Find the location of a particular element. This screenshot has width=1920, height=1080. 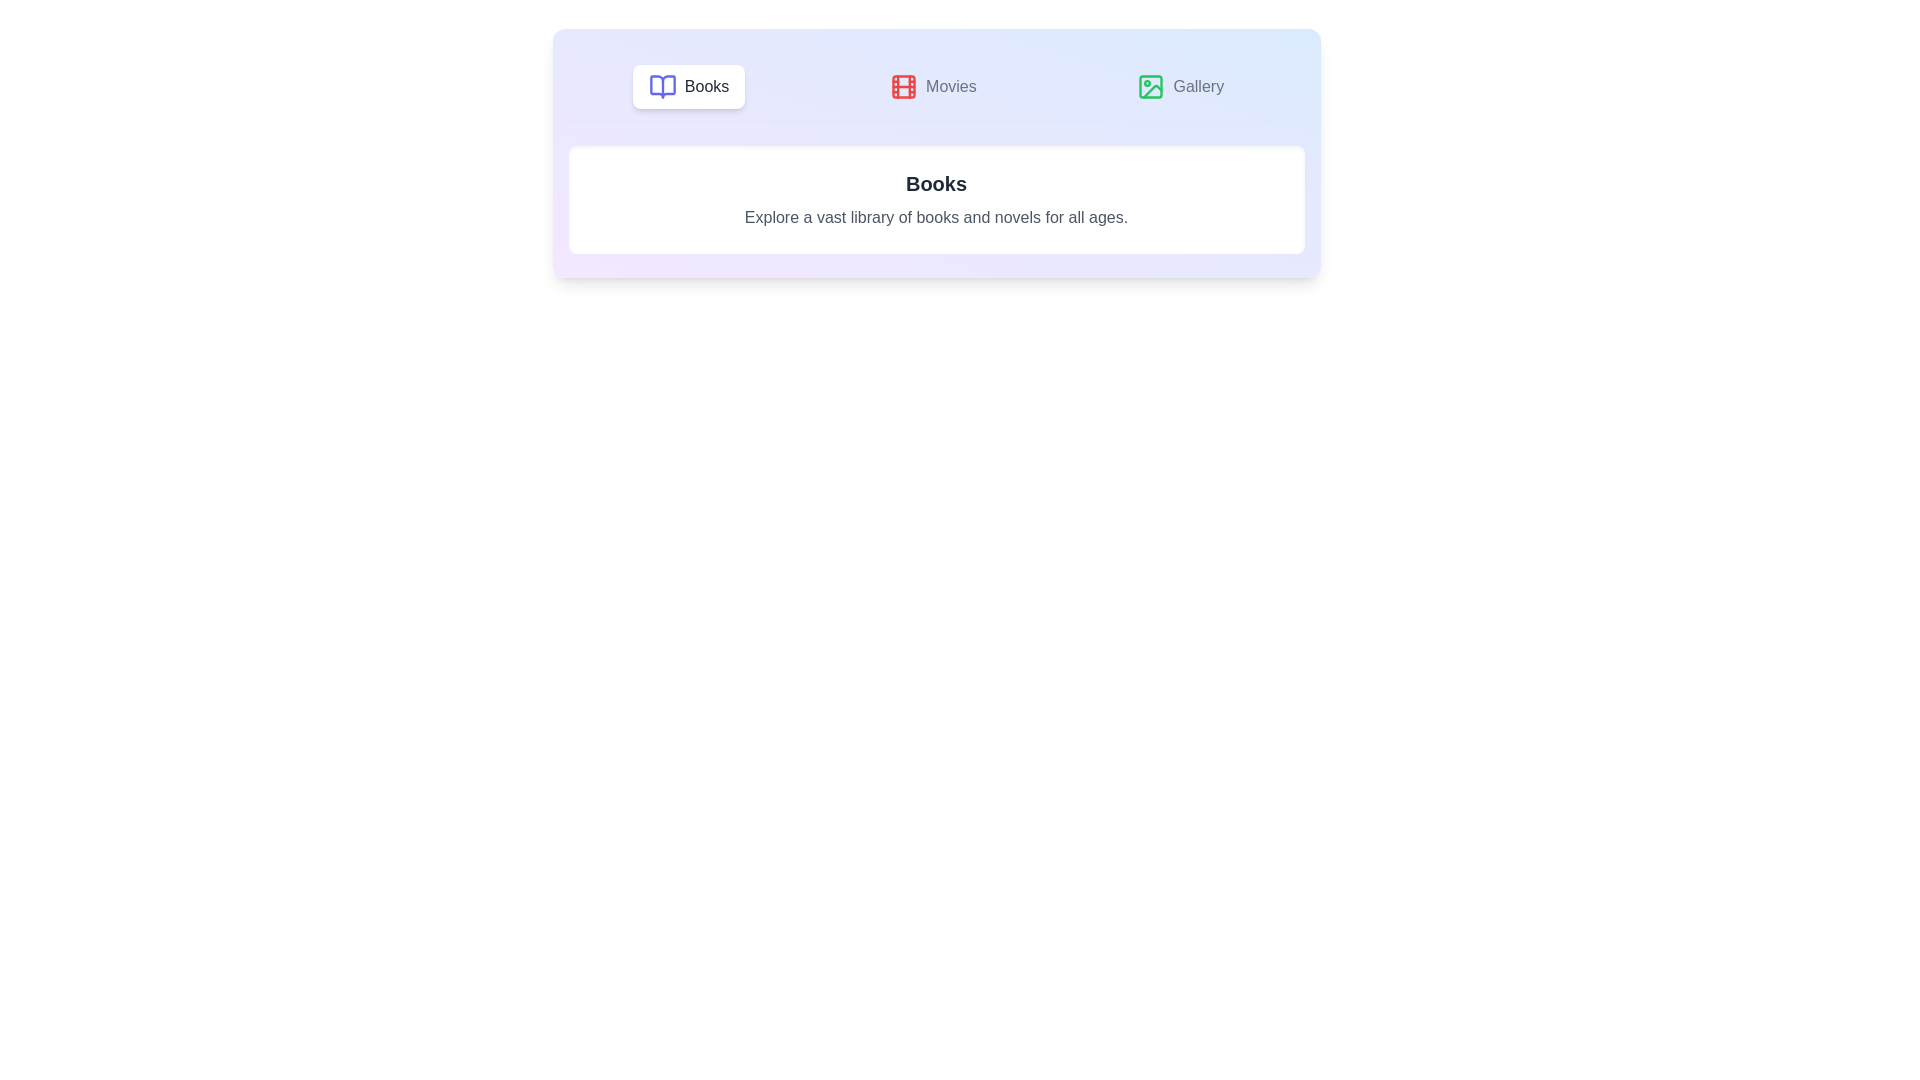

the Books tab to view its content is located at coordinates (689, 86).